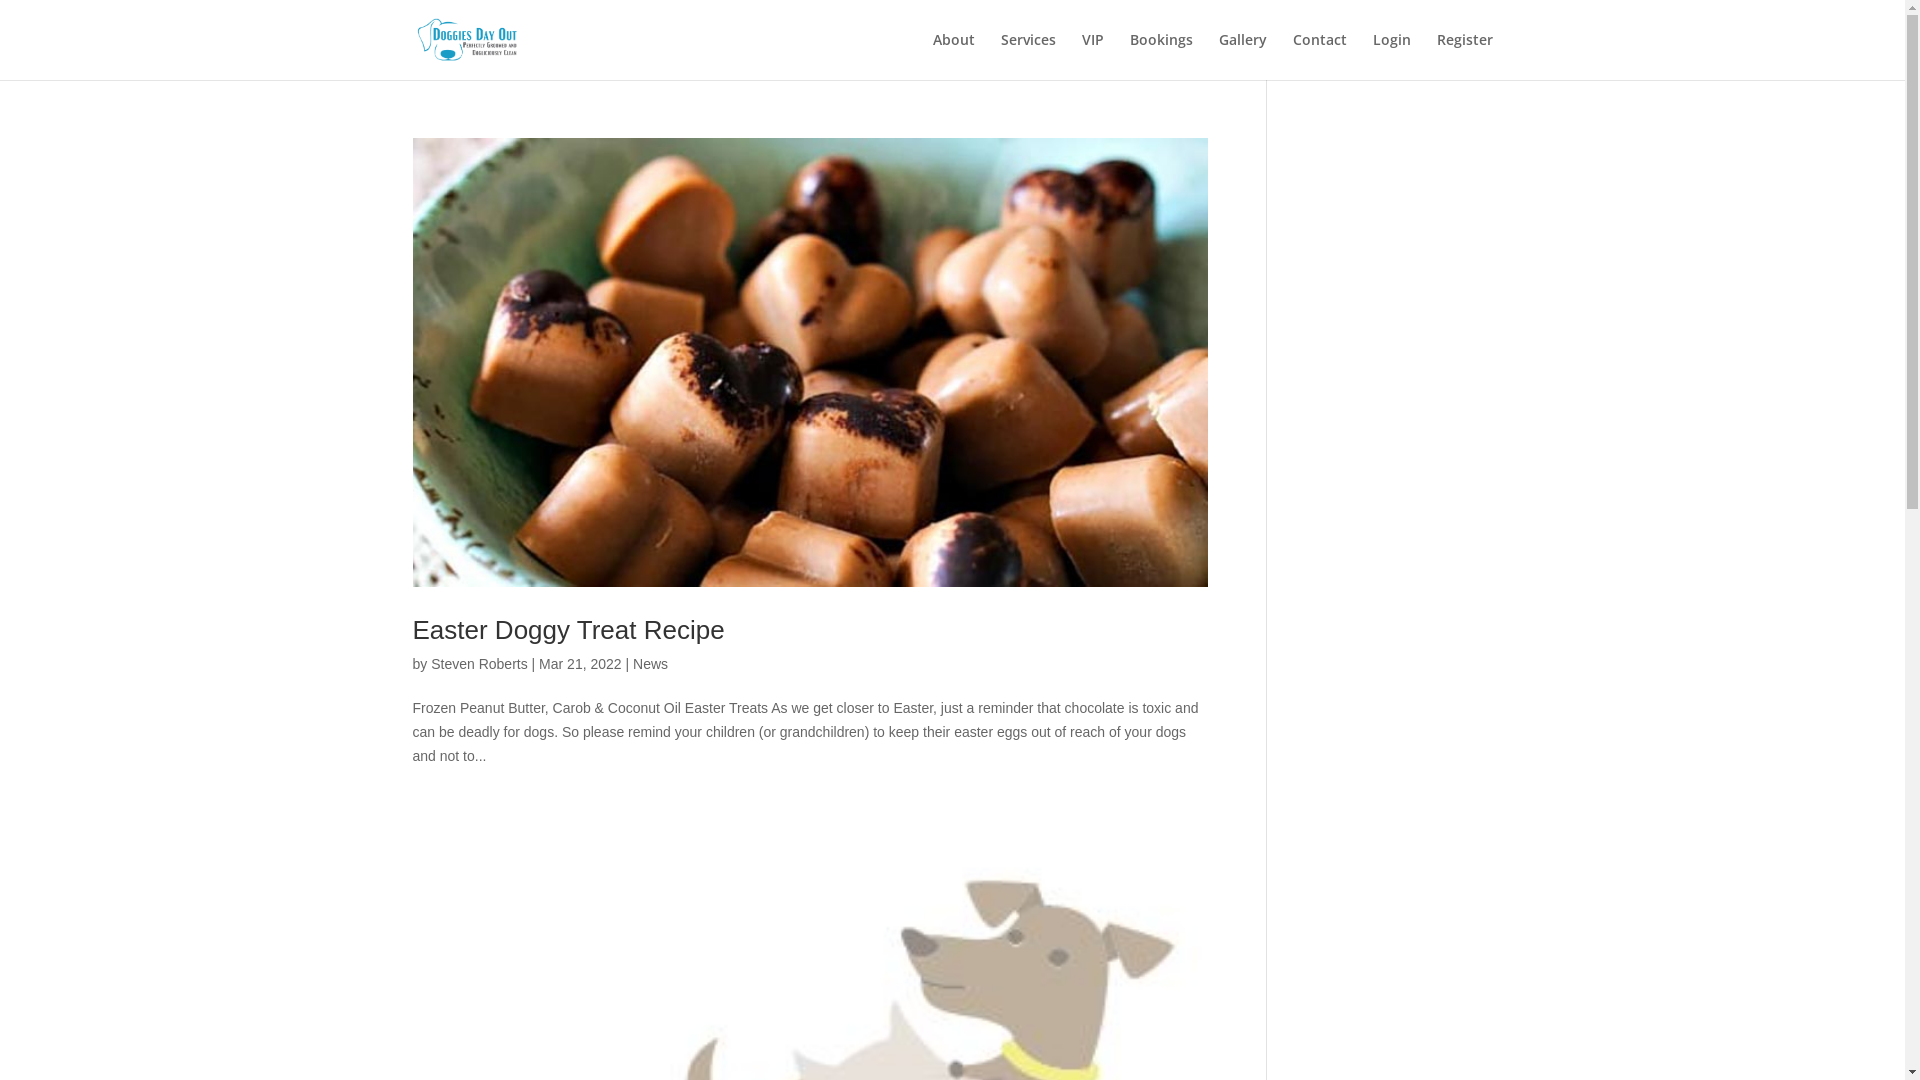 This screenshot has width=1920, height=1080. What do you see at coordinates (1319, 55) in the screenshot?
I see `'Contact'` at bounding box center [1319, 55].